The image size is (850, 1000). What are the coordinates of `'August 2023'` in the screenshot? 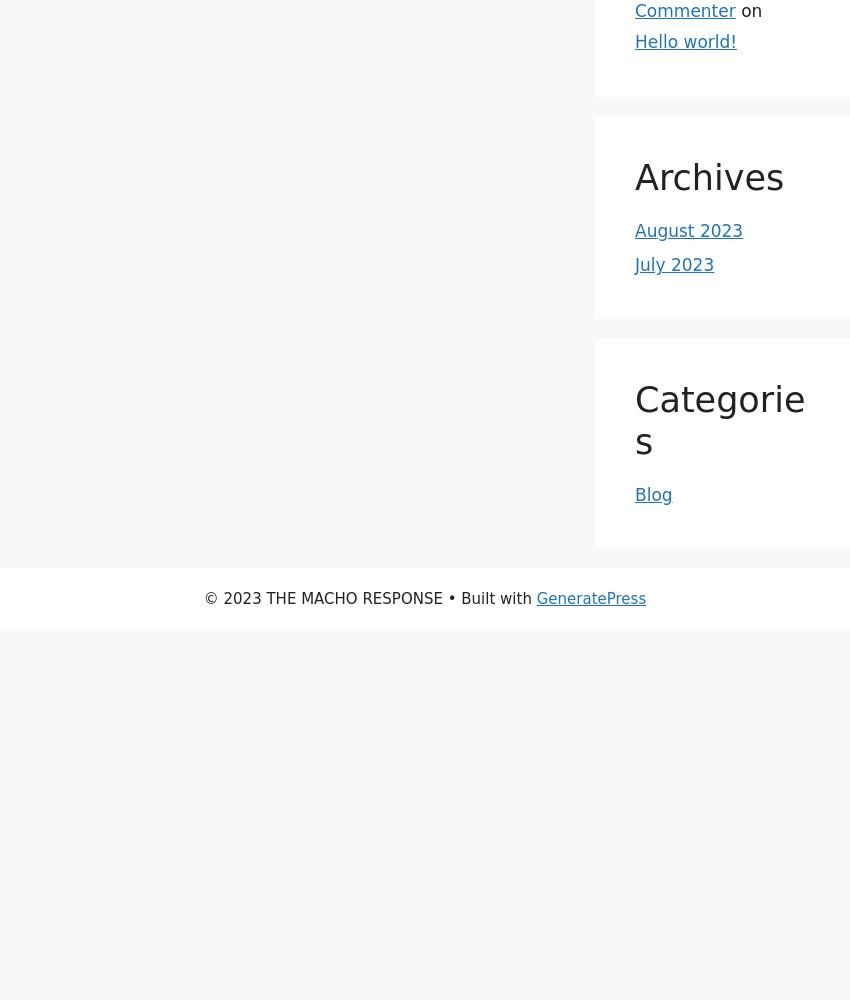 It's located at (688, 230).